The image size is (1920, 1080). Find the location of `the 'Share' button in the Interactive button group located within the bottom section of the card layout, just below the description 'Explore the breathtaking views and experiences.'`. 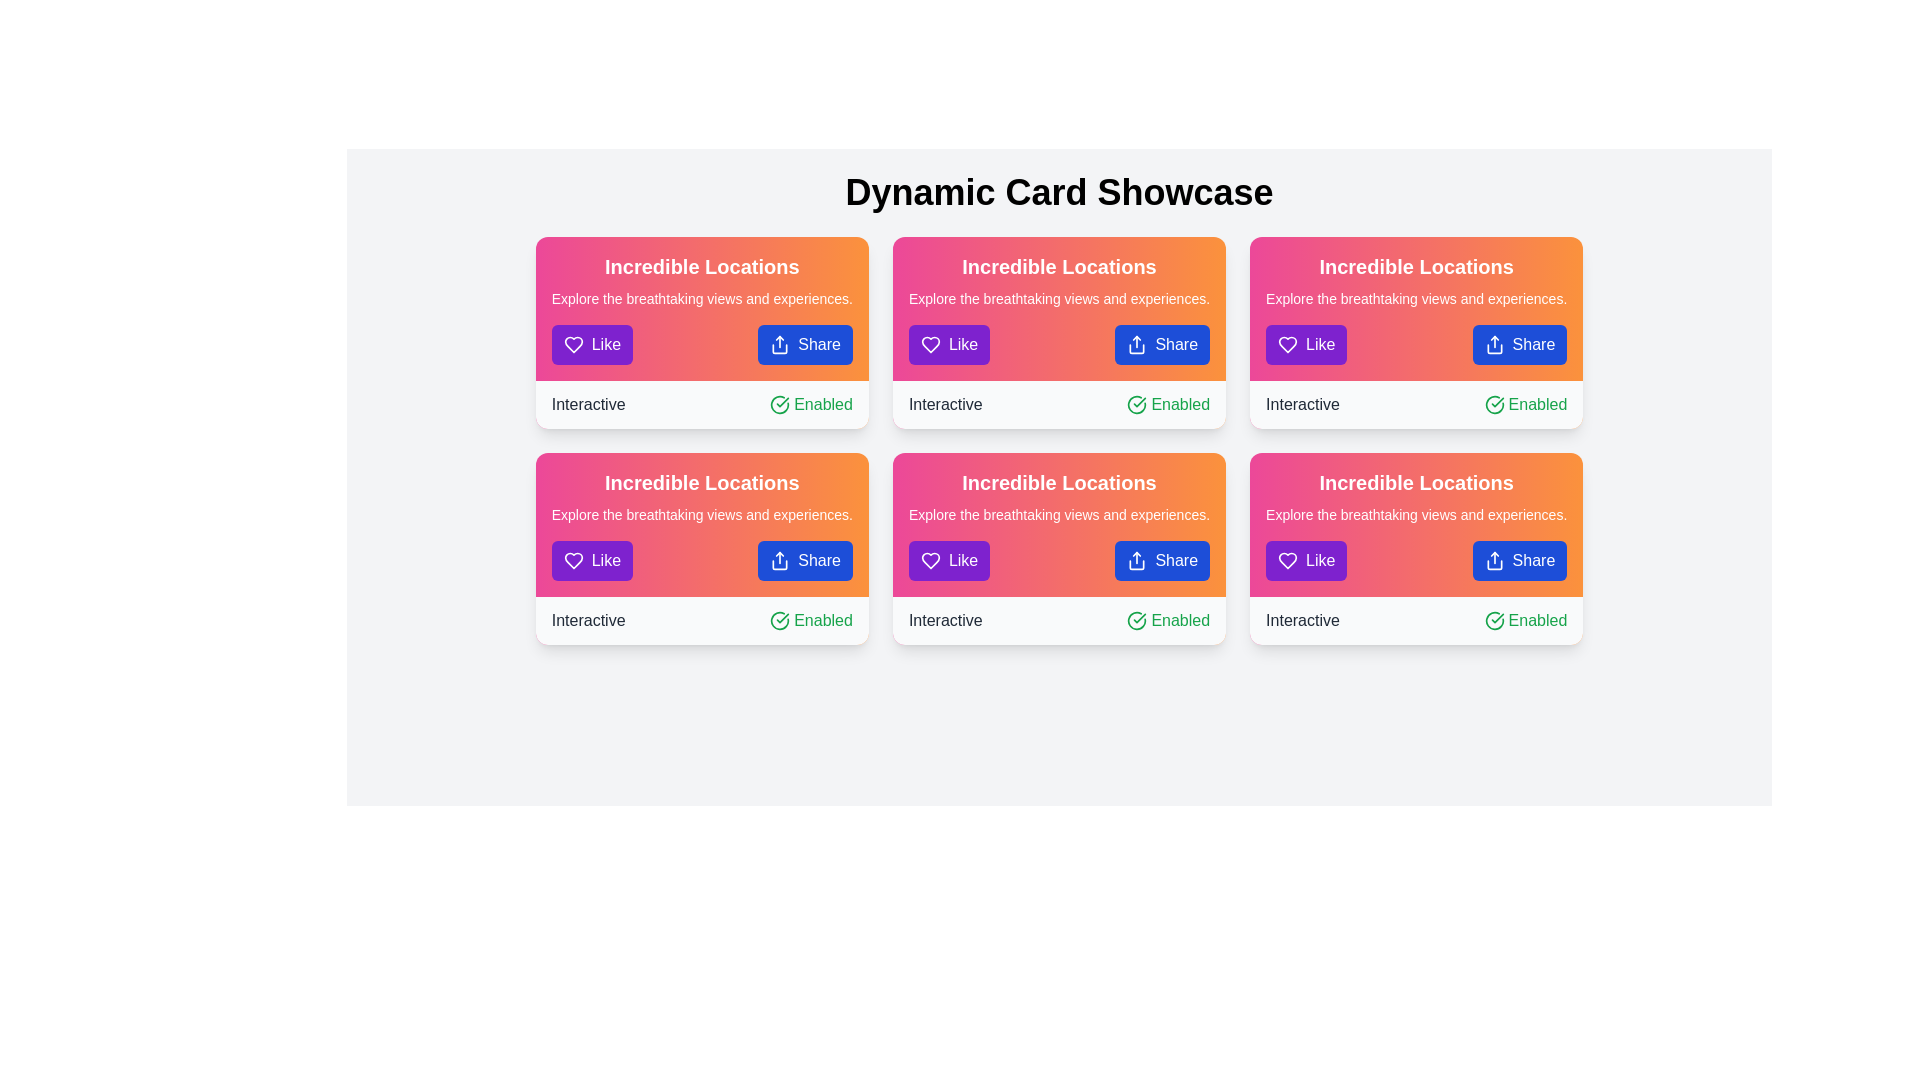

the 'Share' button in the Interactive button group located within the bottom section of the card layout, just below the description 'Explore the breathtaking views and experiences.' is located at coordinates (1415, 343).